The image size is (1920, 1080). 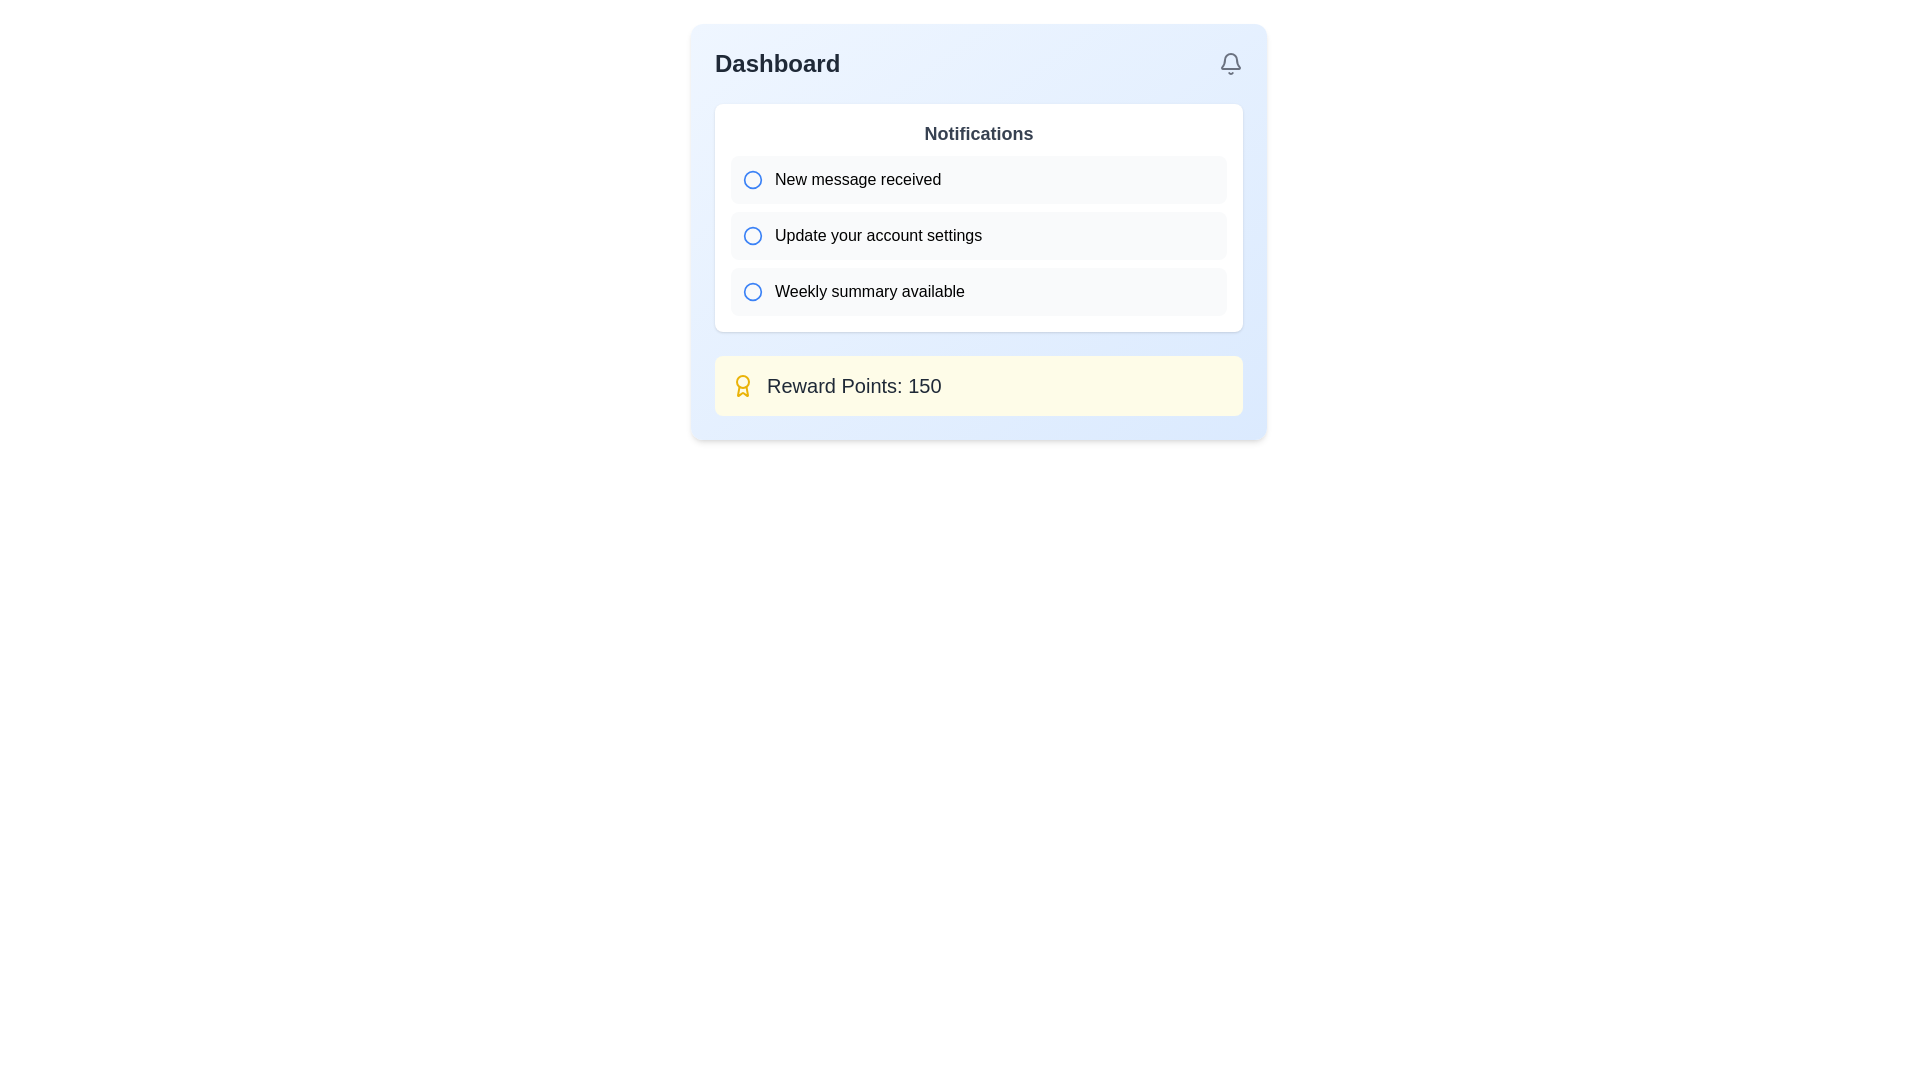 I want to click on the reward points icon located near the text 'Reward Points: 150' in the lower section of the interface, so click(x=742, y=385).